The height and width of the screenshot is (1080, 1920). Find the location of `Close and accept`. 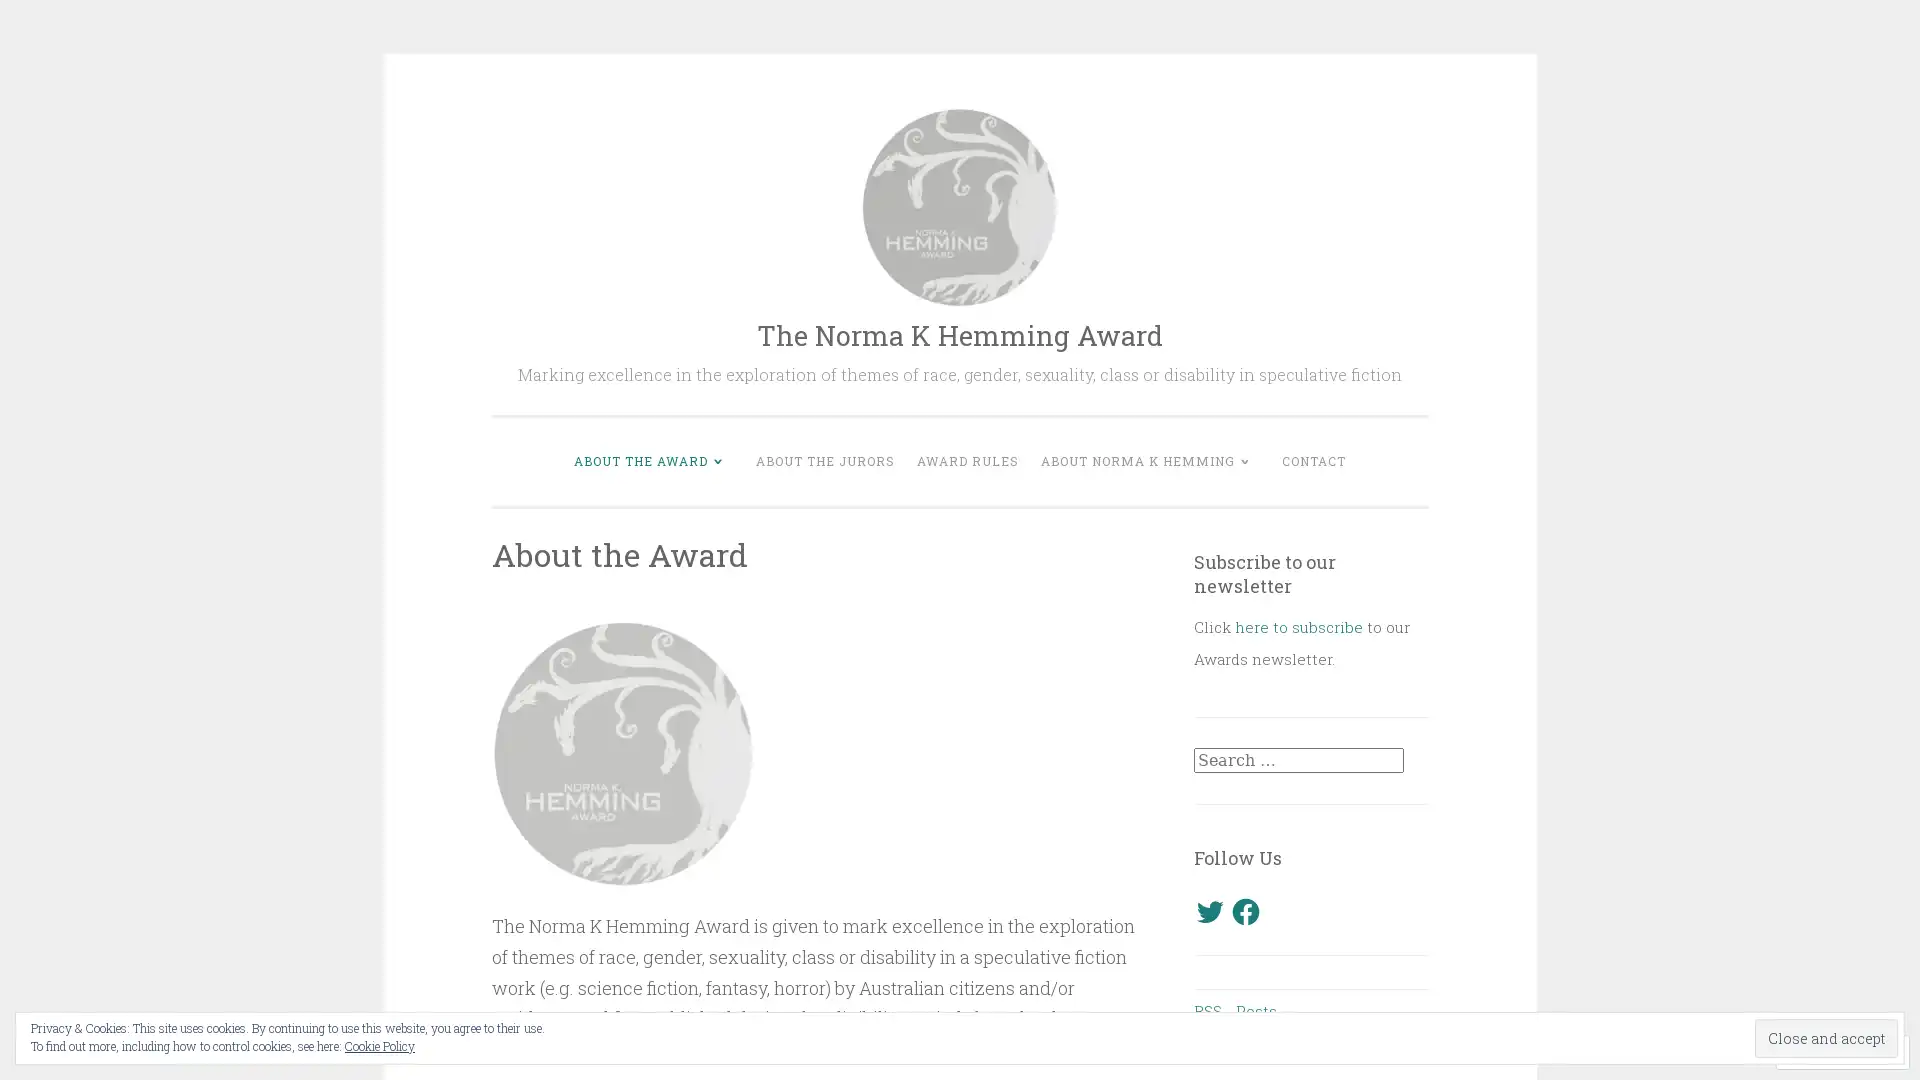

Close and accept is located at coordinates (1826, 1037).